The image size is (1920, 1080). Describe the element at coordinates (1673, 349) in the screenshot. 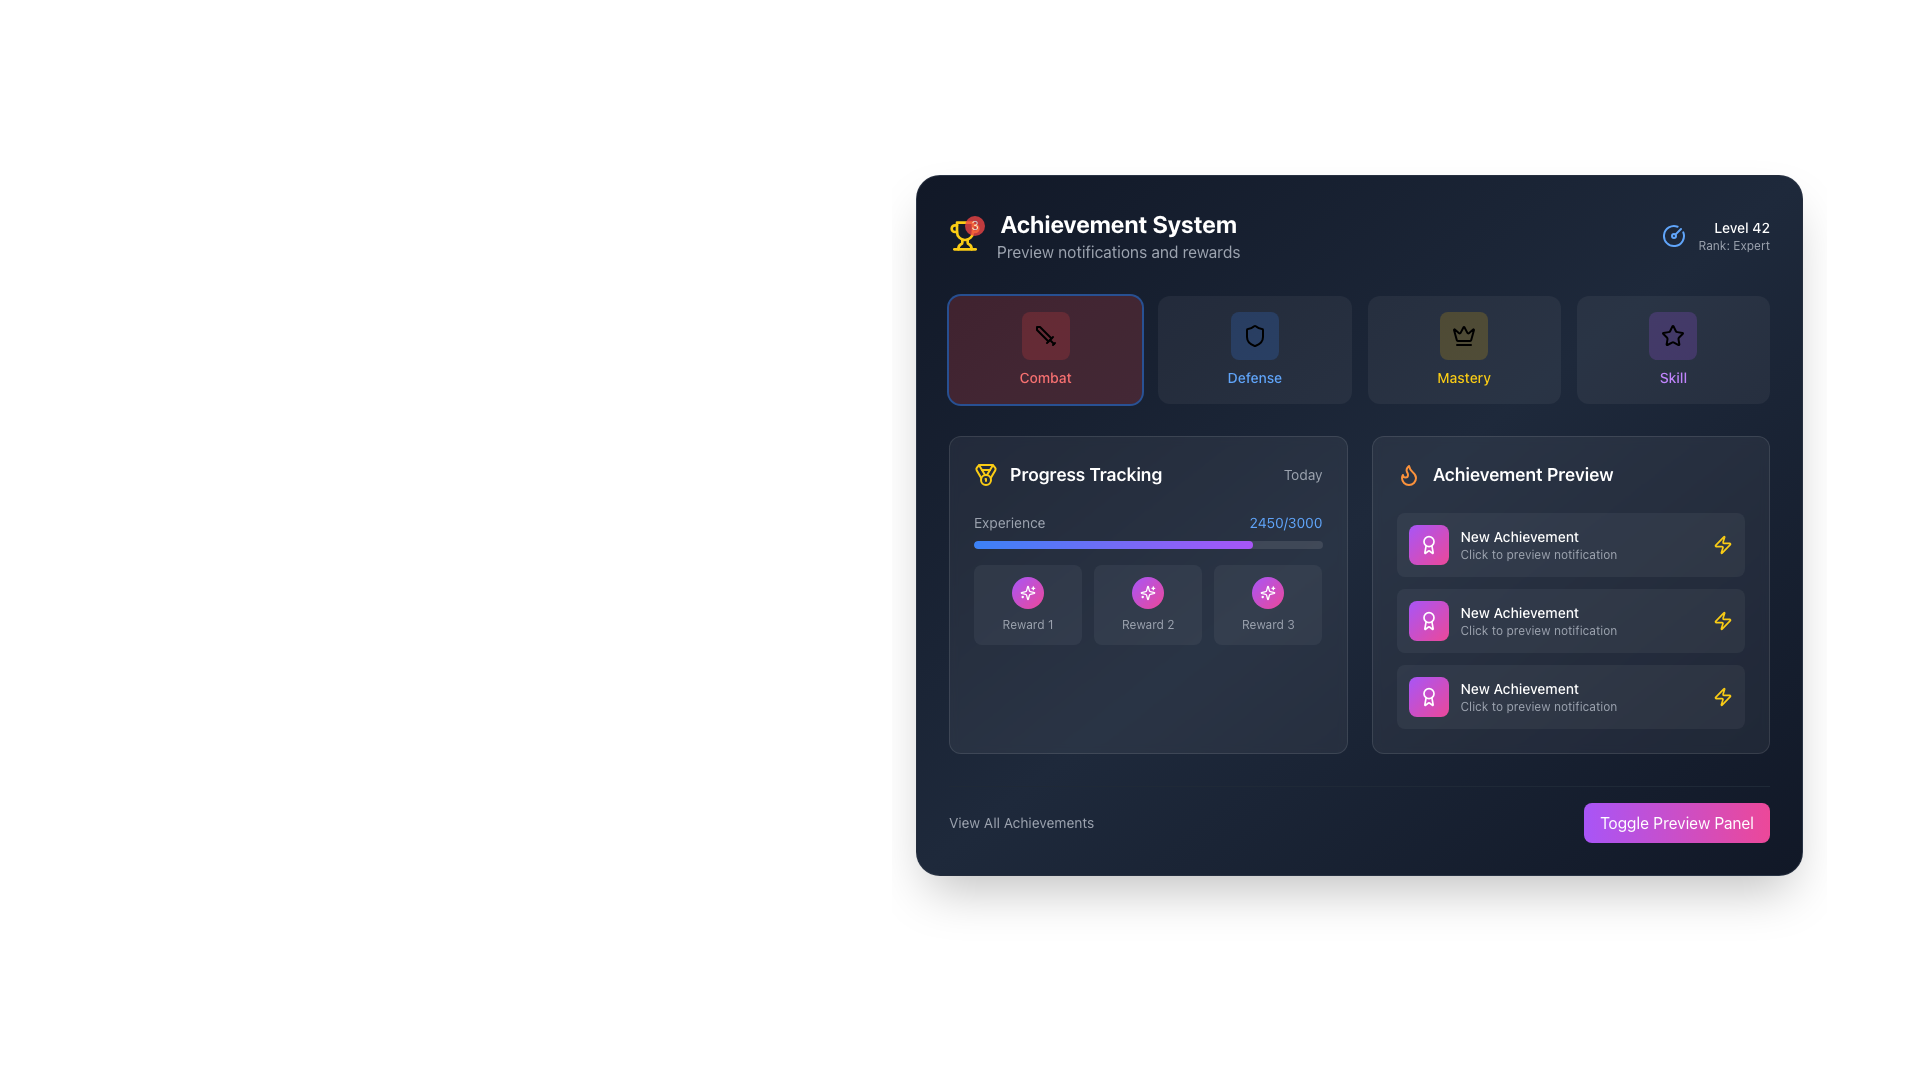

I see `the 'Skill' button, which is a purple rectangular card with a star icon and the label 'Skill' beneath it, located at the top center of the interface among other cards labeled 'Combat,' 'Defense,' and 'Mastery.'` at that location.